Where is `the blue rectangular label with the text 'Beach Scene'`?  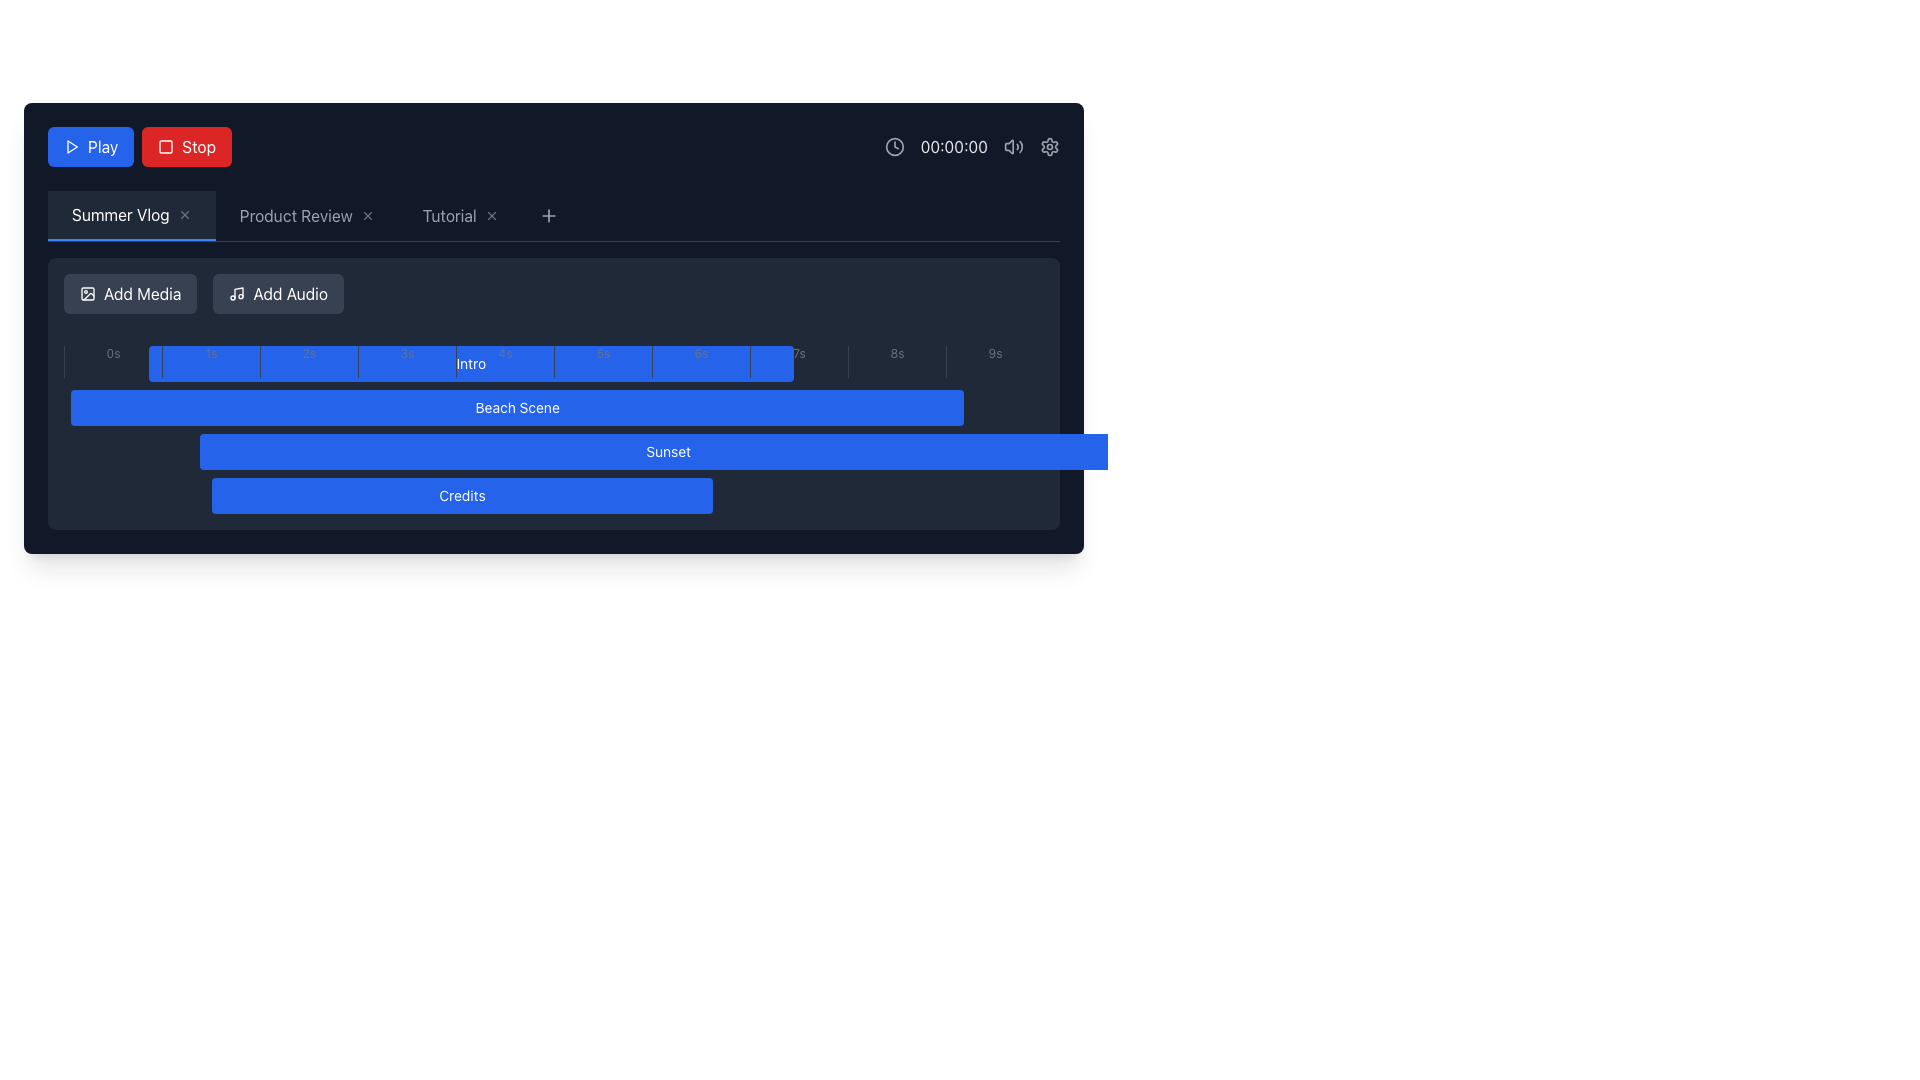 the blue rectangular label with the text 'Beach Scene' is located at coordinates (517, 407).